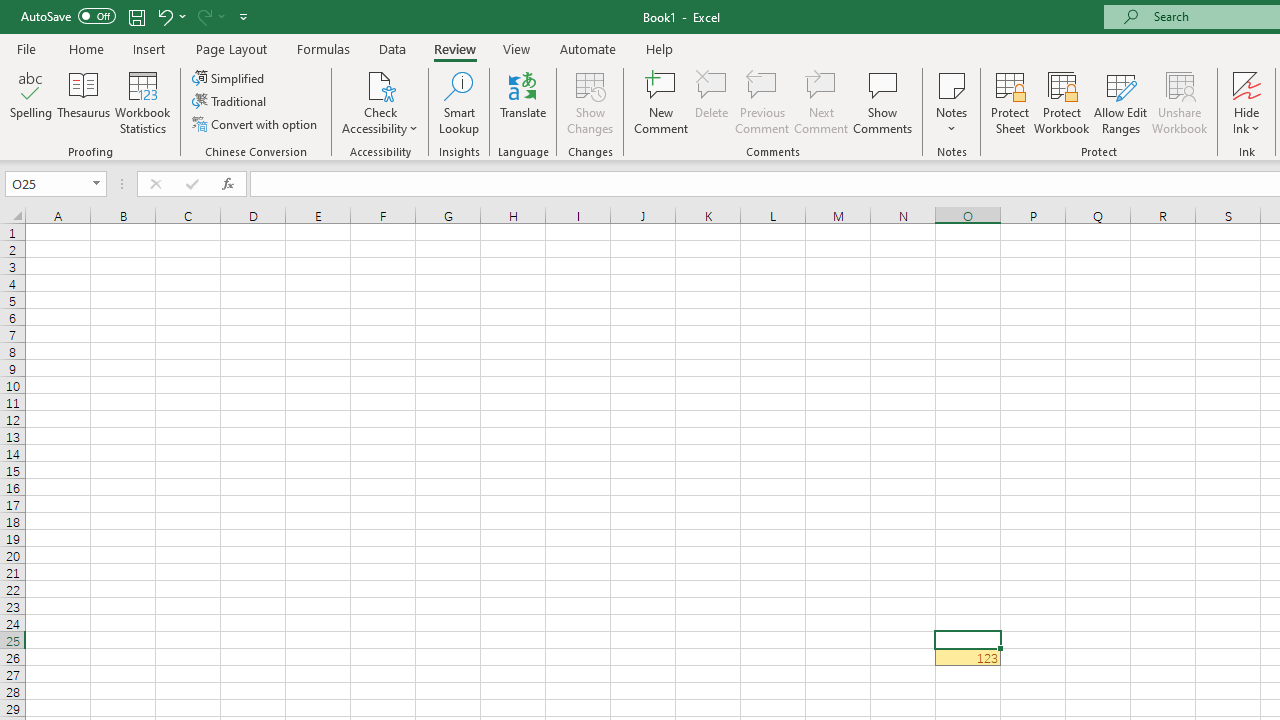  I want to click on 'Allow Edit Ranges', so click(1120, 103).